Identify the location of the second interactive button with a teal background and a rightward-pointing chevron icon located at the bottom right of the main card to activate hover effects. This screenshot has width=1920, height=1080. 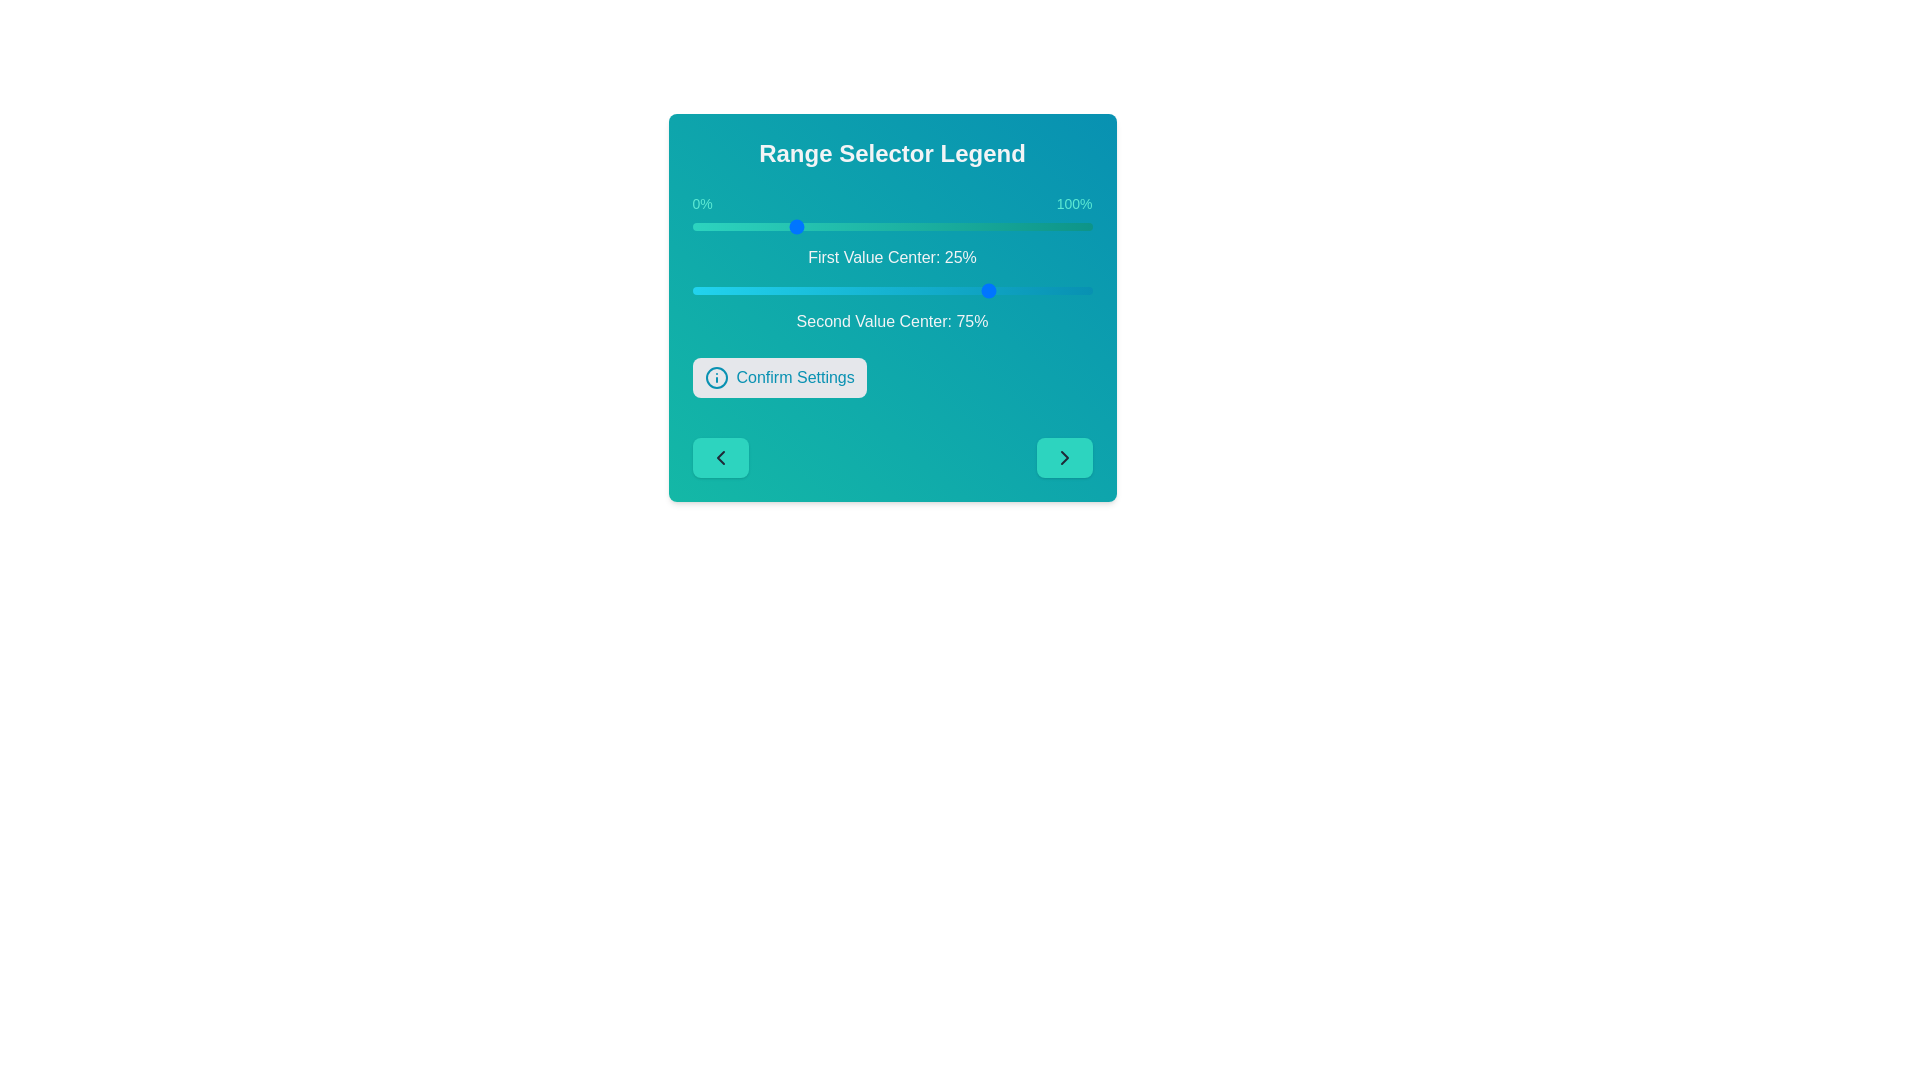
(1063, 458).